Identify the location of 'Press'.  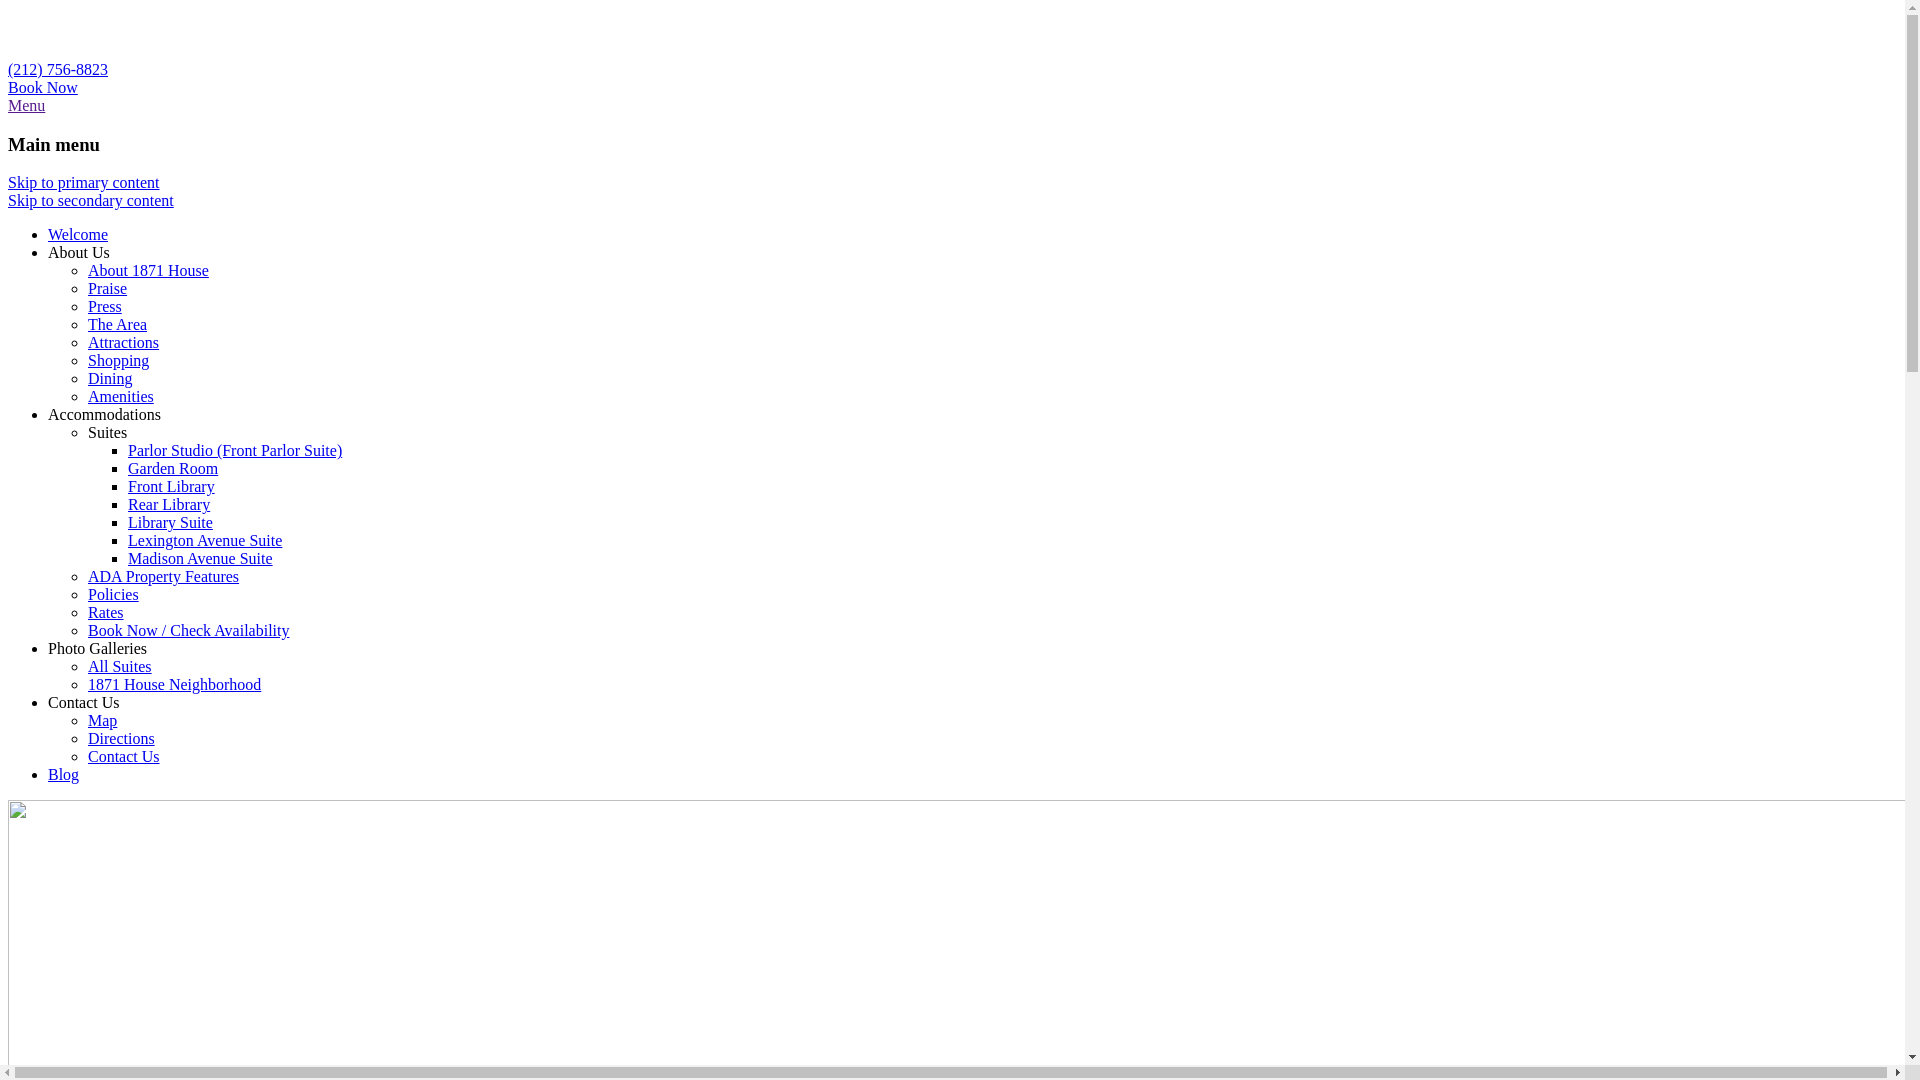
(104, 306).